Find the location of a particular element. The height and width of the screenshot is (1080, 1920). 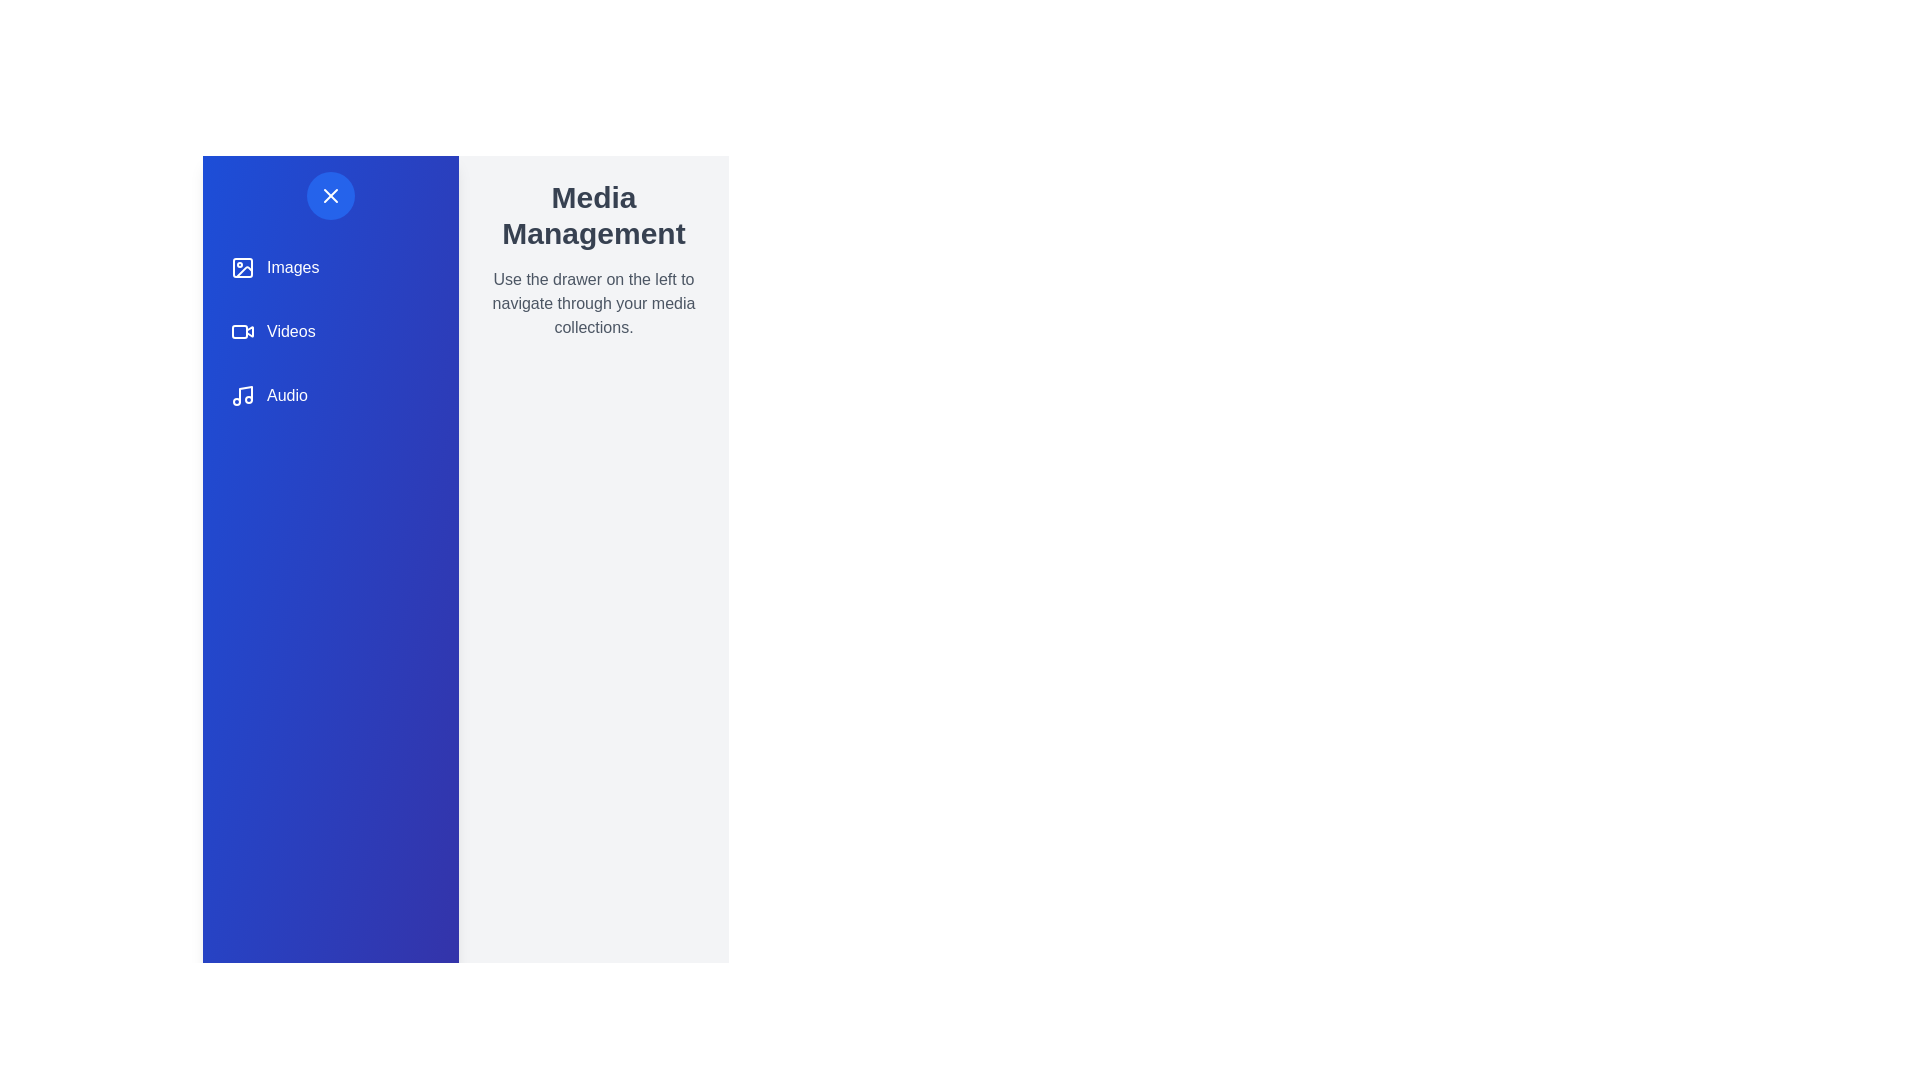

the light blue video camera icon located within the 'Videos' menu option in the navigation drawer by clicking on it is located at coordinates (242, 330).